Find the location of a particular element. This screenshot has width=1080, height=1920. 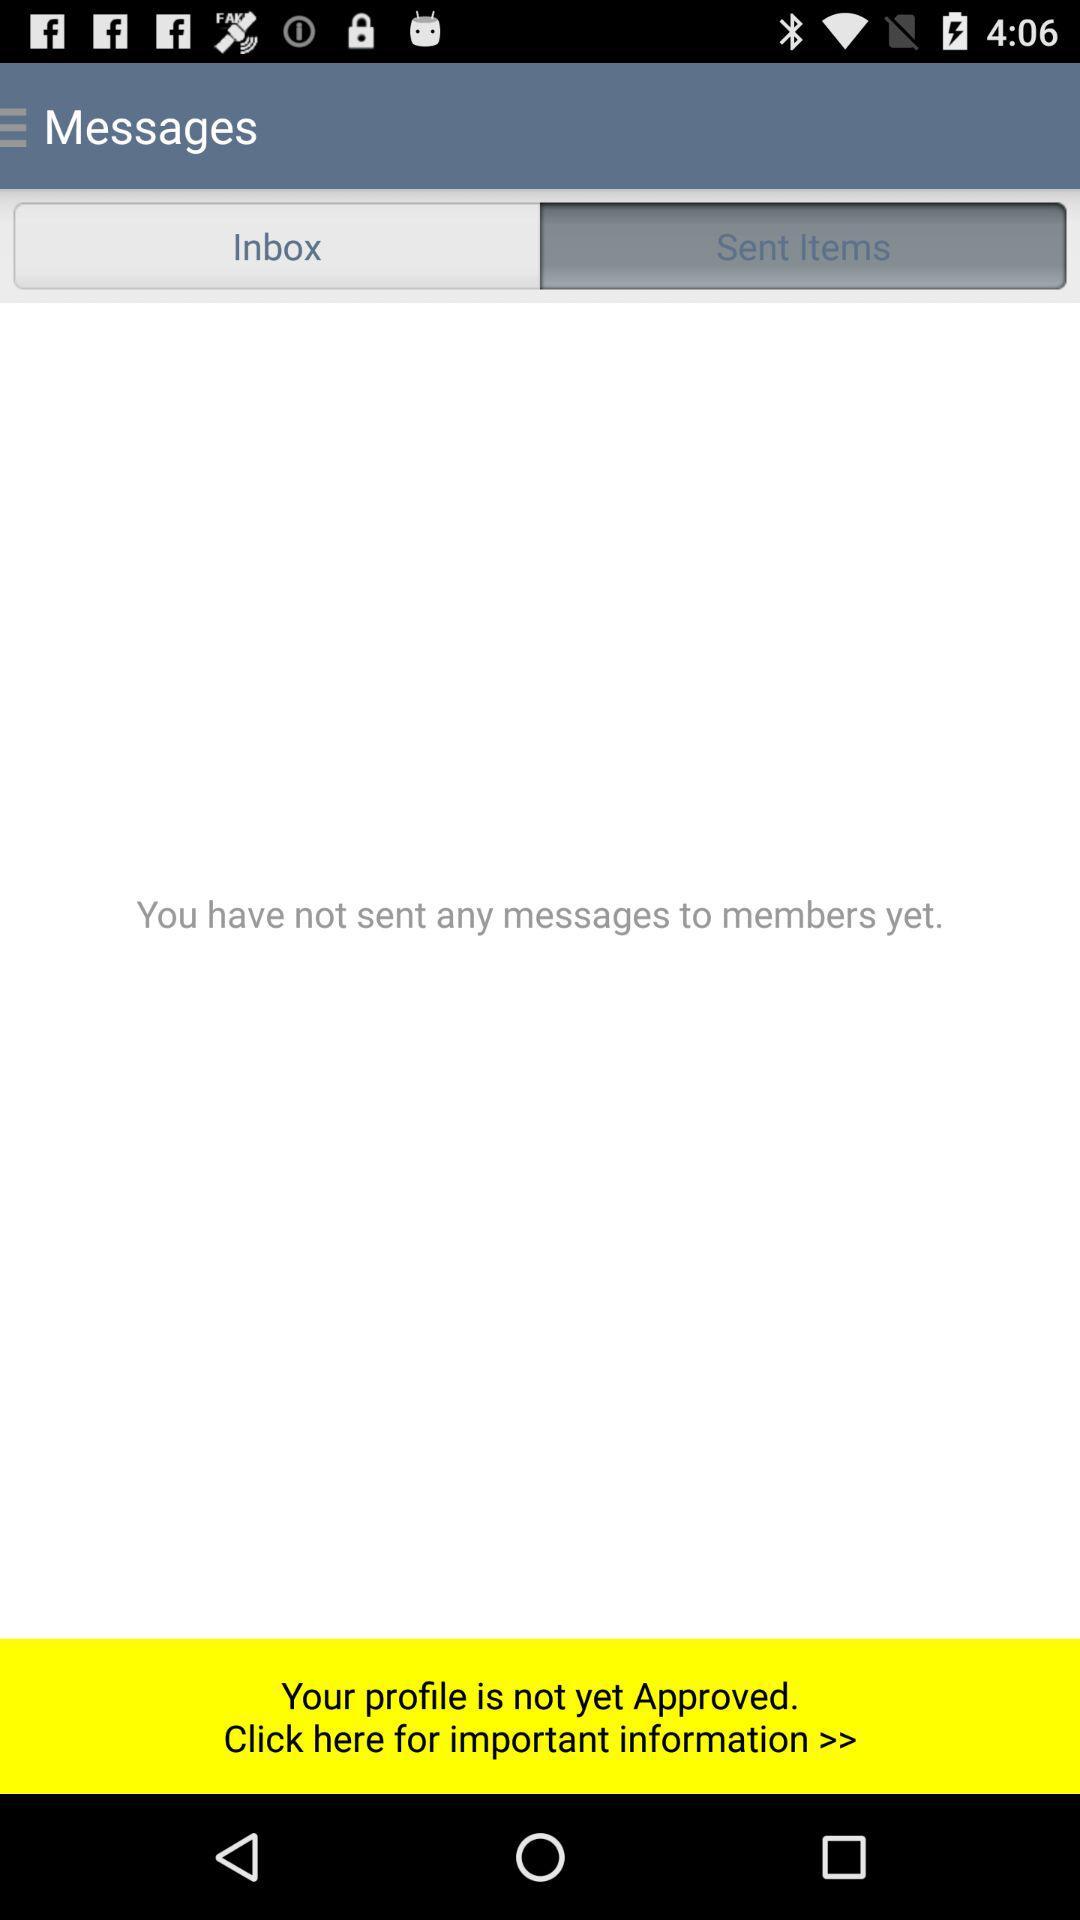

icon next to the sent items radio button is located at coordinates (276, 244).